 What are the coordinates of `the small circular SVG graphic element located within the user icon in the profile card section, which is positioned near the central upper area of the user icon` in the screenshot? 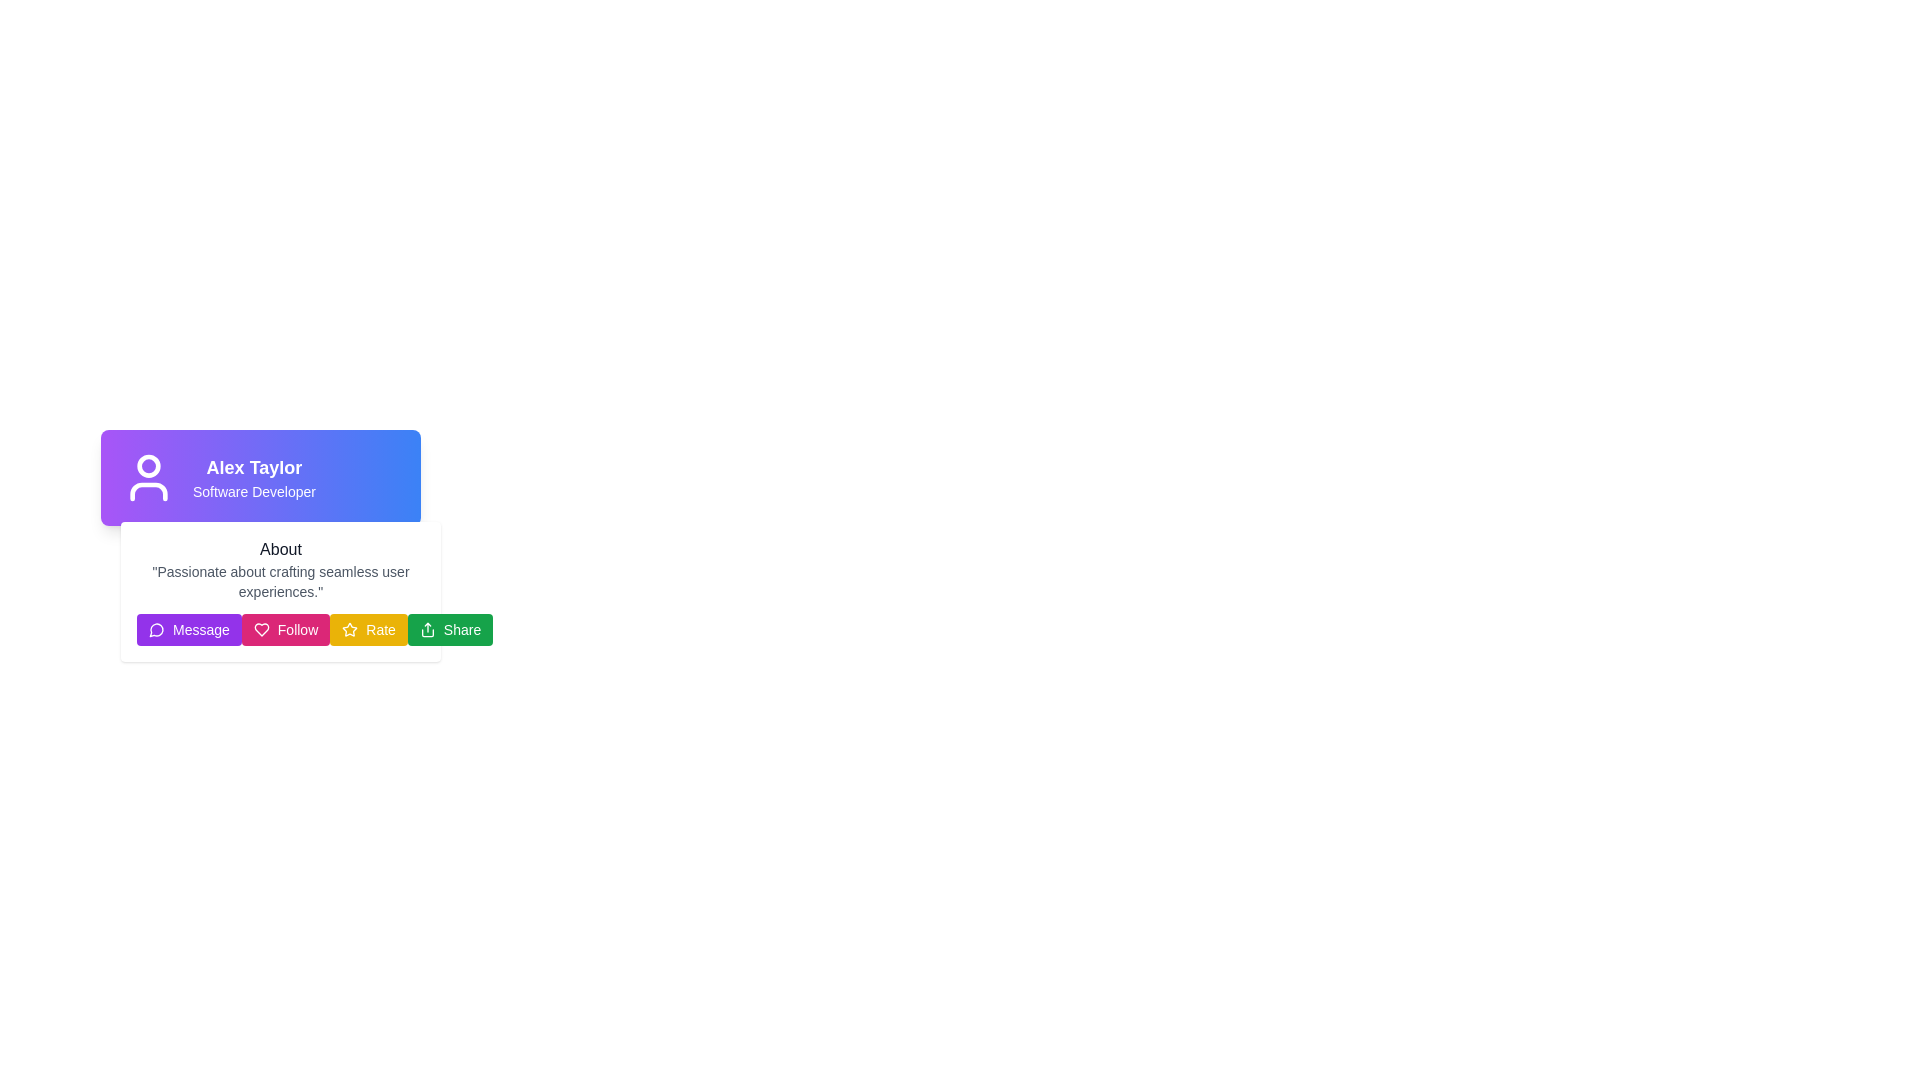 It's located at (147, 466).